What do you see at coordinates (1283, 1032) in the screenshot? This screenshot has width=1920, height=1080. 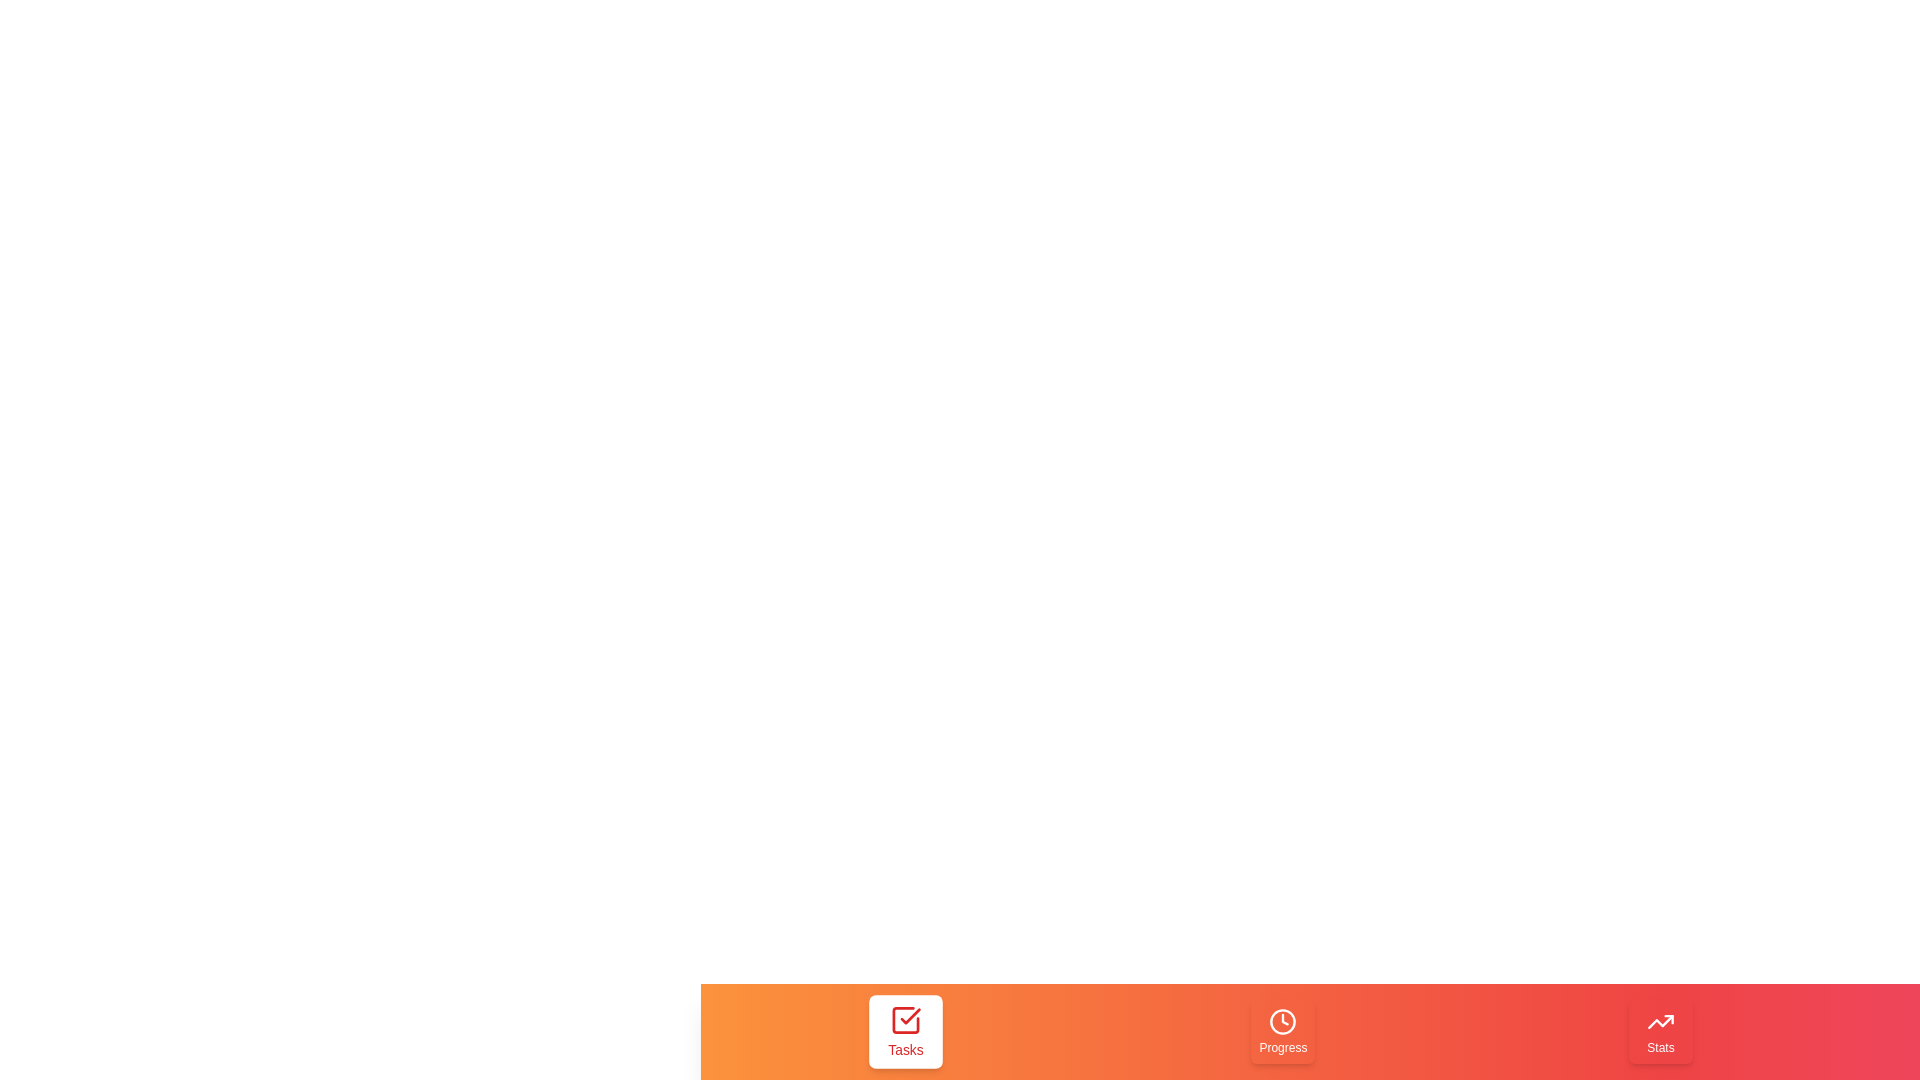 I see `the tab labeled Progress by clicking on it` at bounding box center [1283, 1032].